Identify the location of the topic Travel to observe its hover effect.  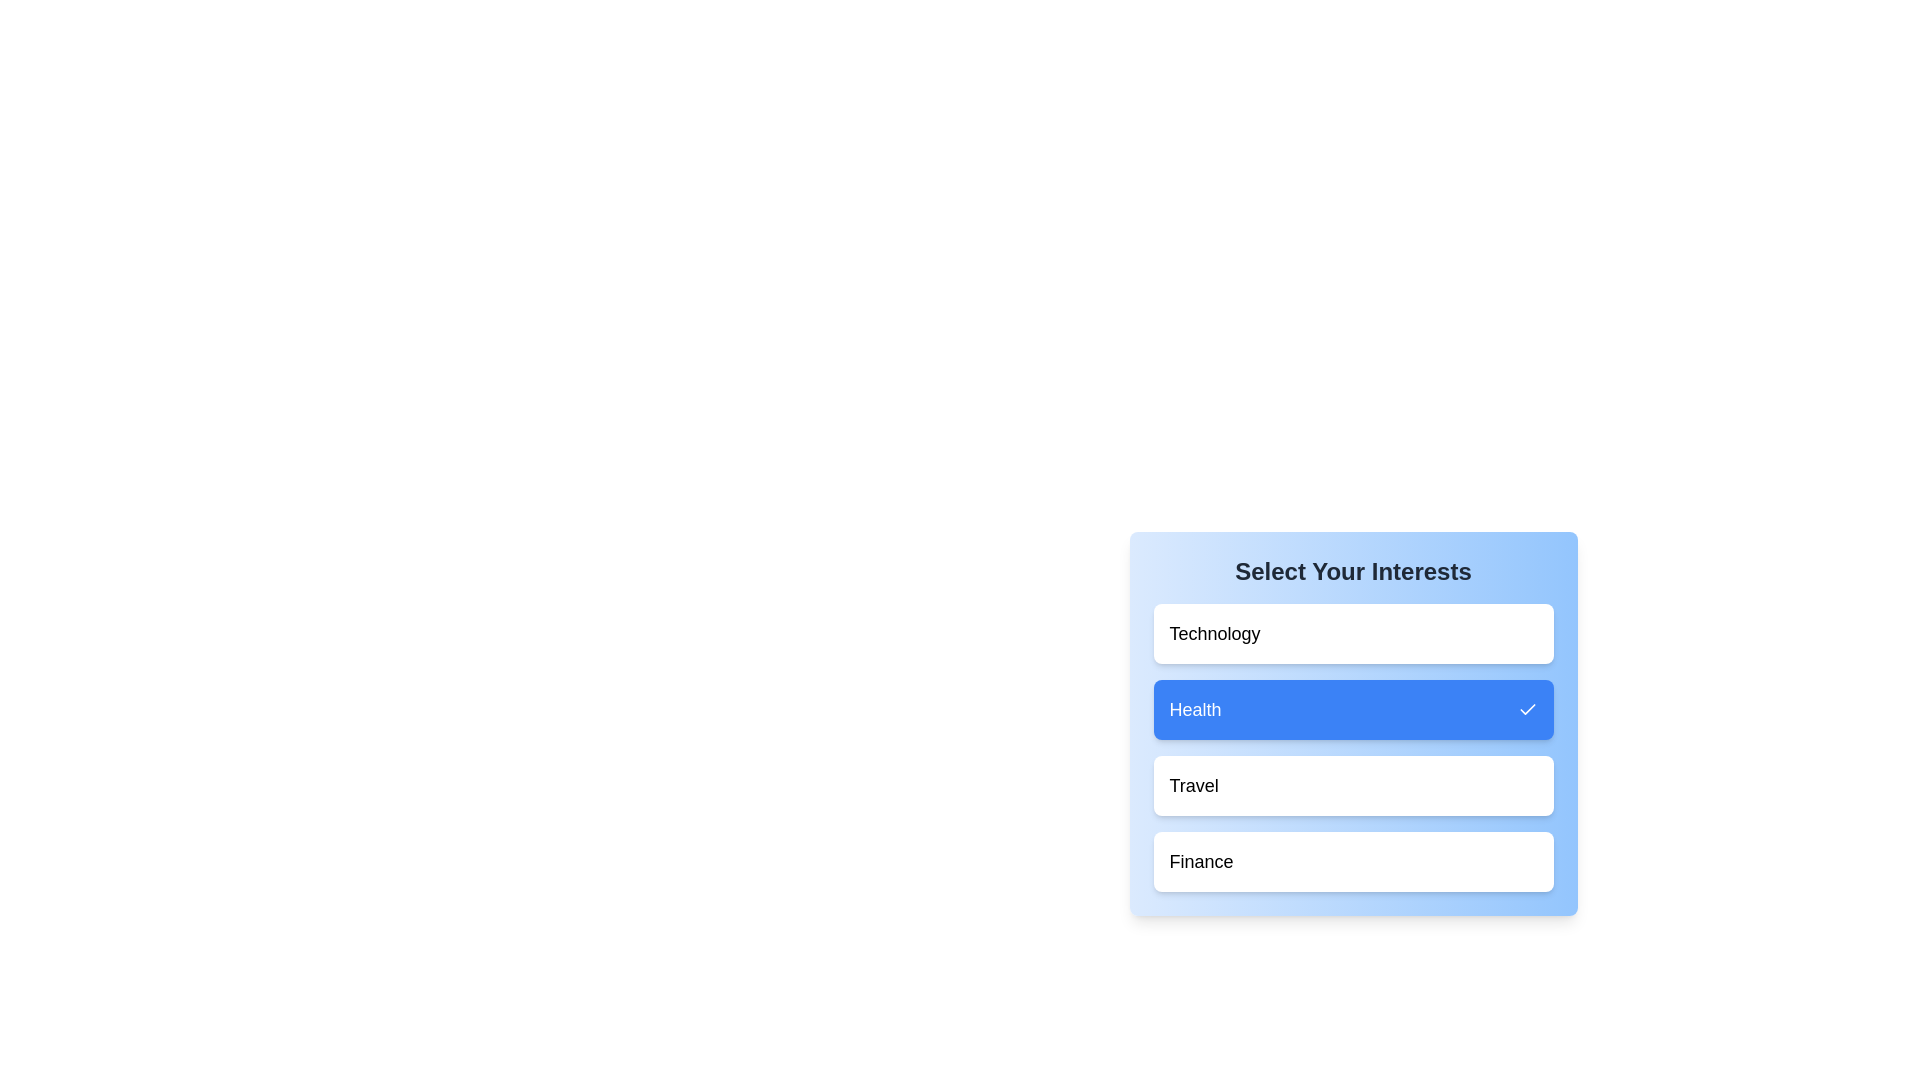
(1353, 785).